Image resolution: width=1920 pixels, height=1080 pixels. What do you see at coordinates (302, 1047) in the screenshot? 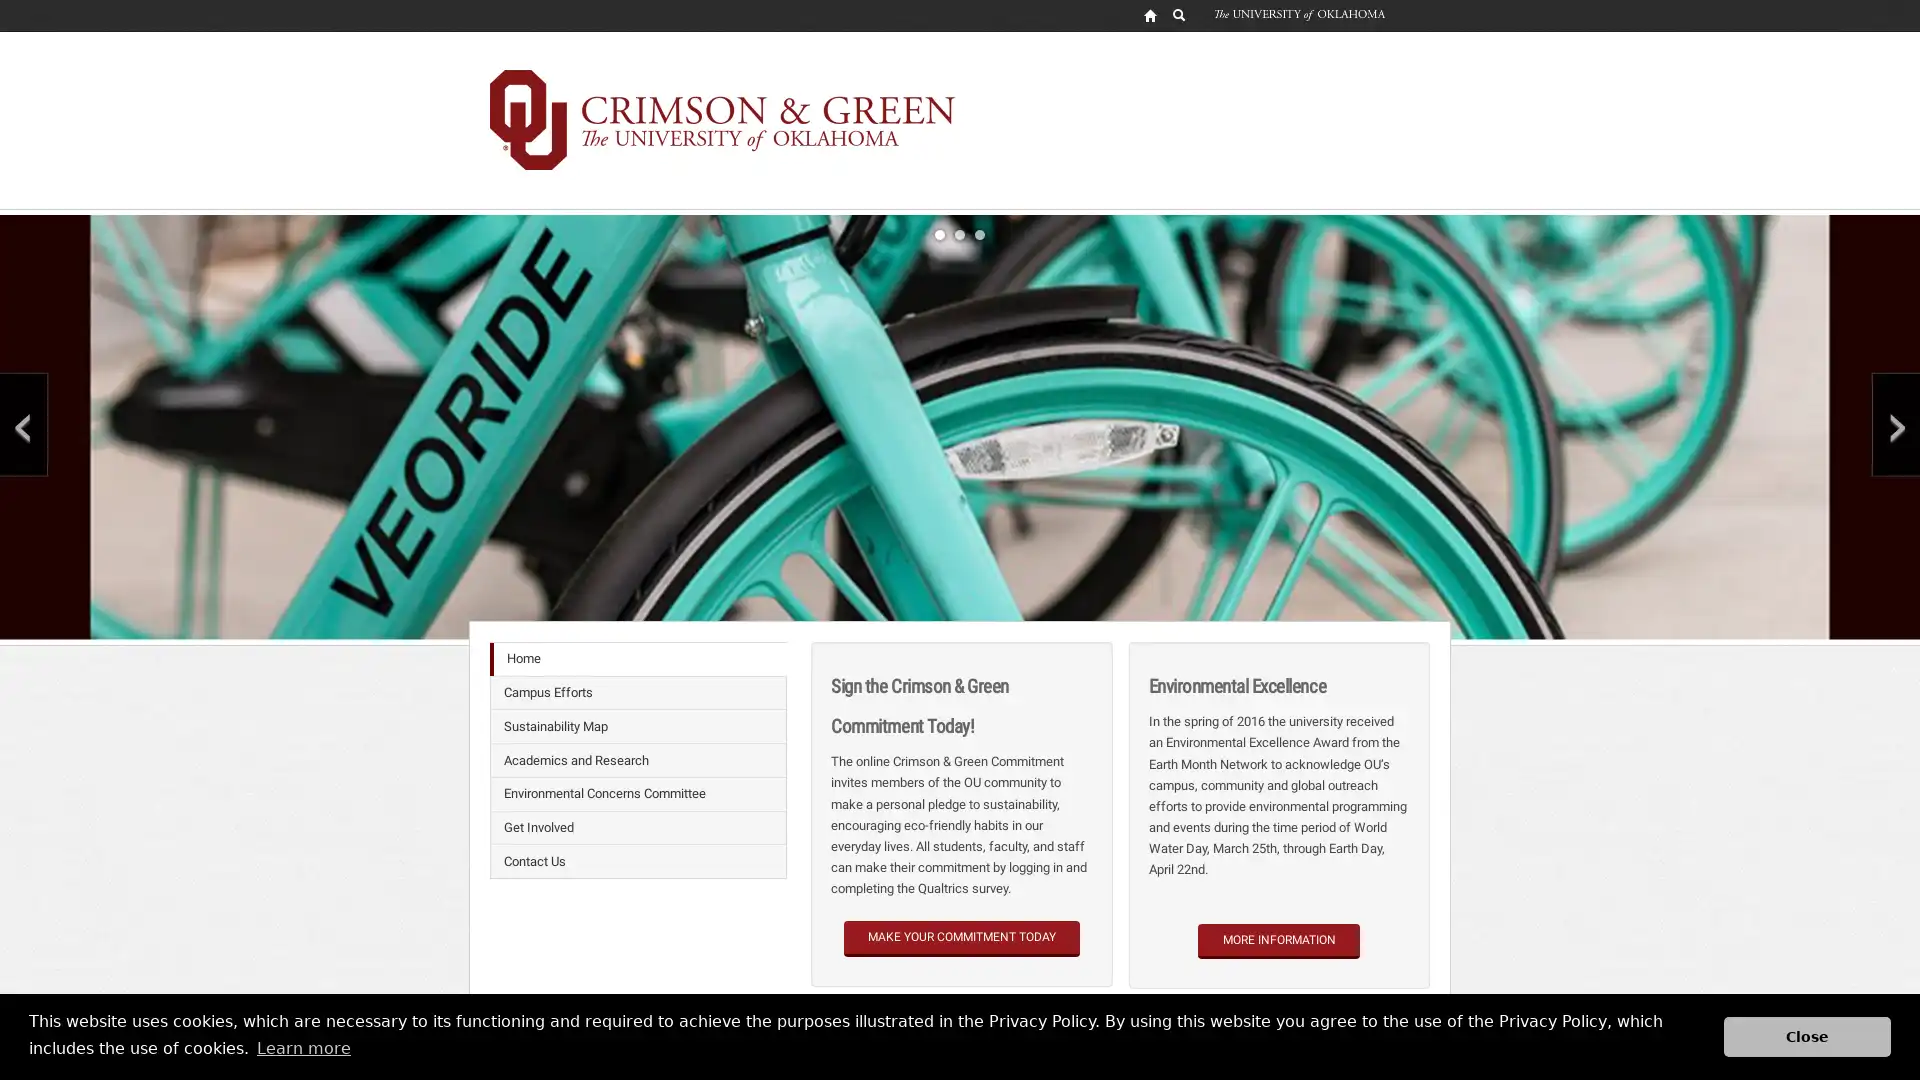
I see `learn more about cookies` at bounding box center [302, 1047].